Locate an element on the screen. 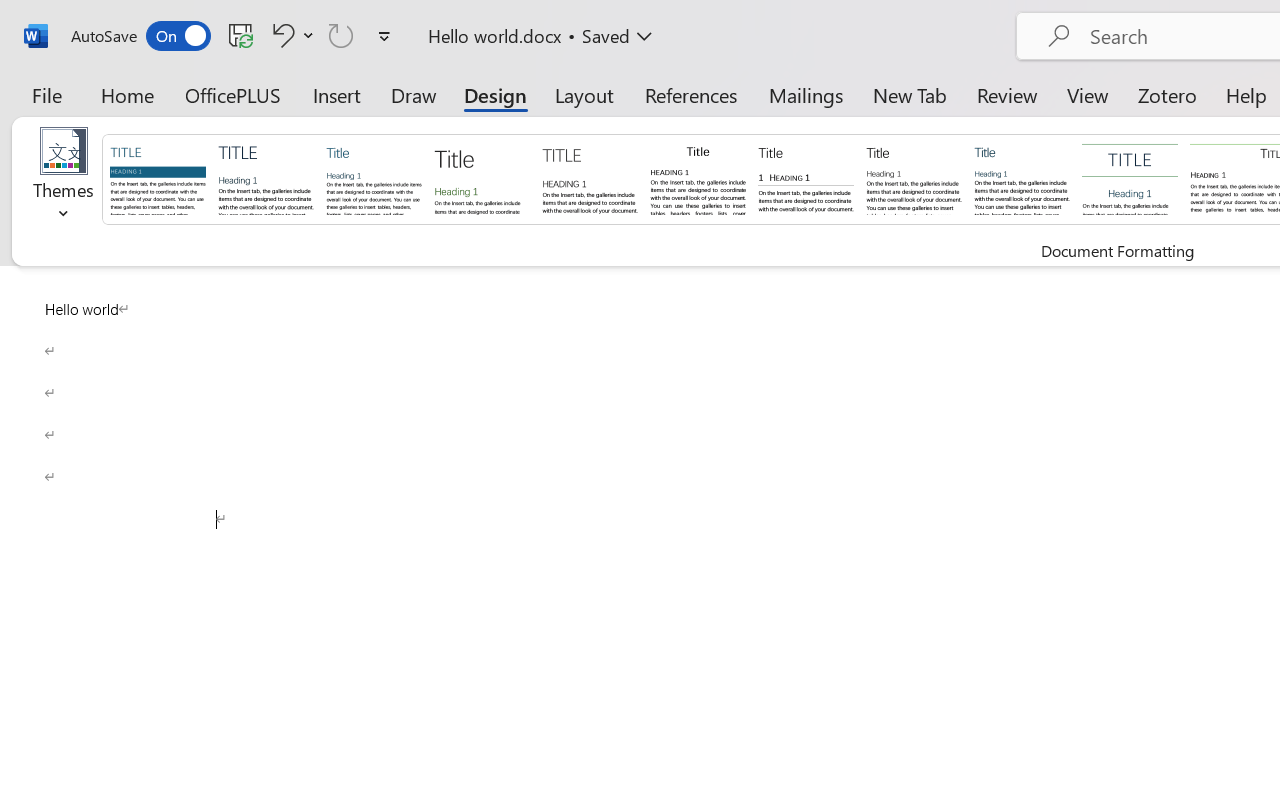 The image size is (1280, 800). 'Undo Apply Quick Style Set' is located at coordinates (289, 34).